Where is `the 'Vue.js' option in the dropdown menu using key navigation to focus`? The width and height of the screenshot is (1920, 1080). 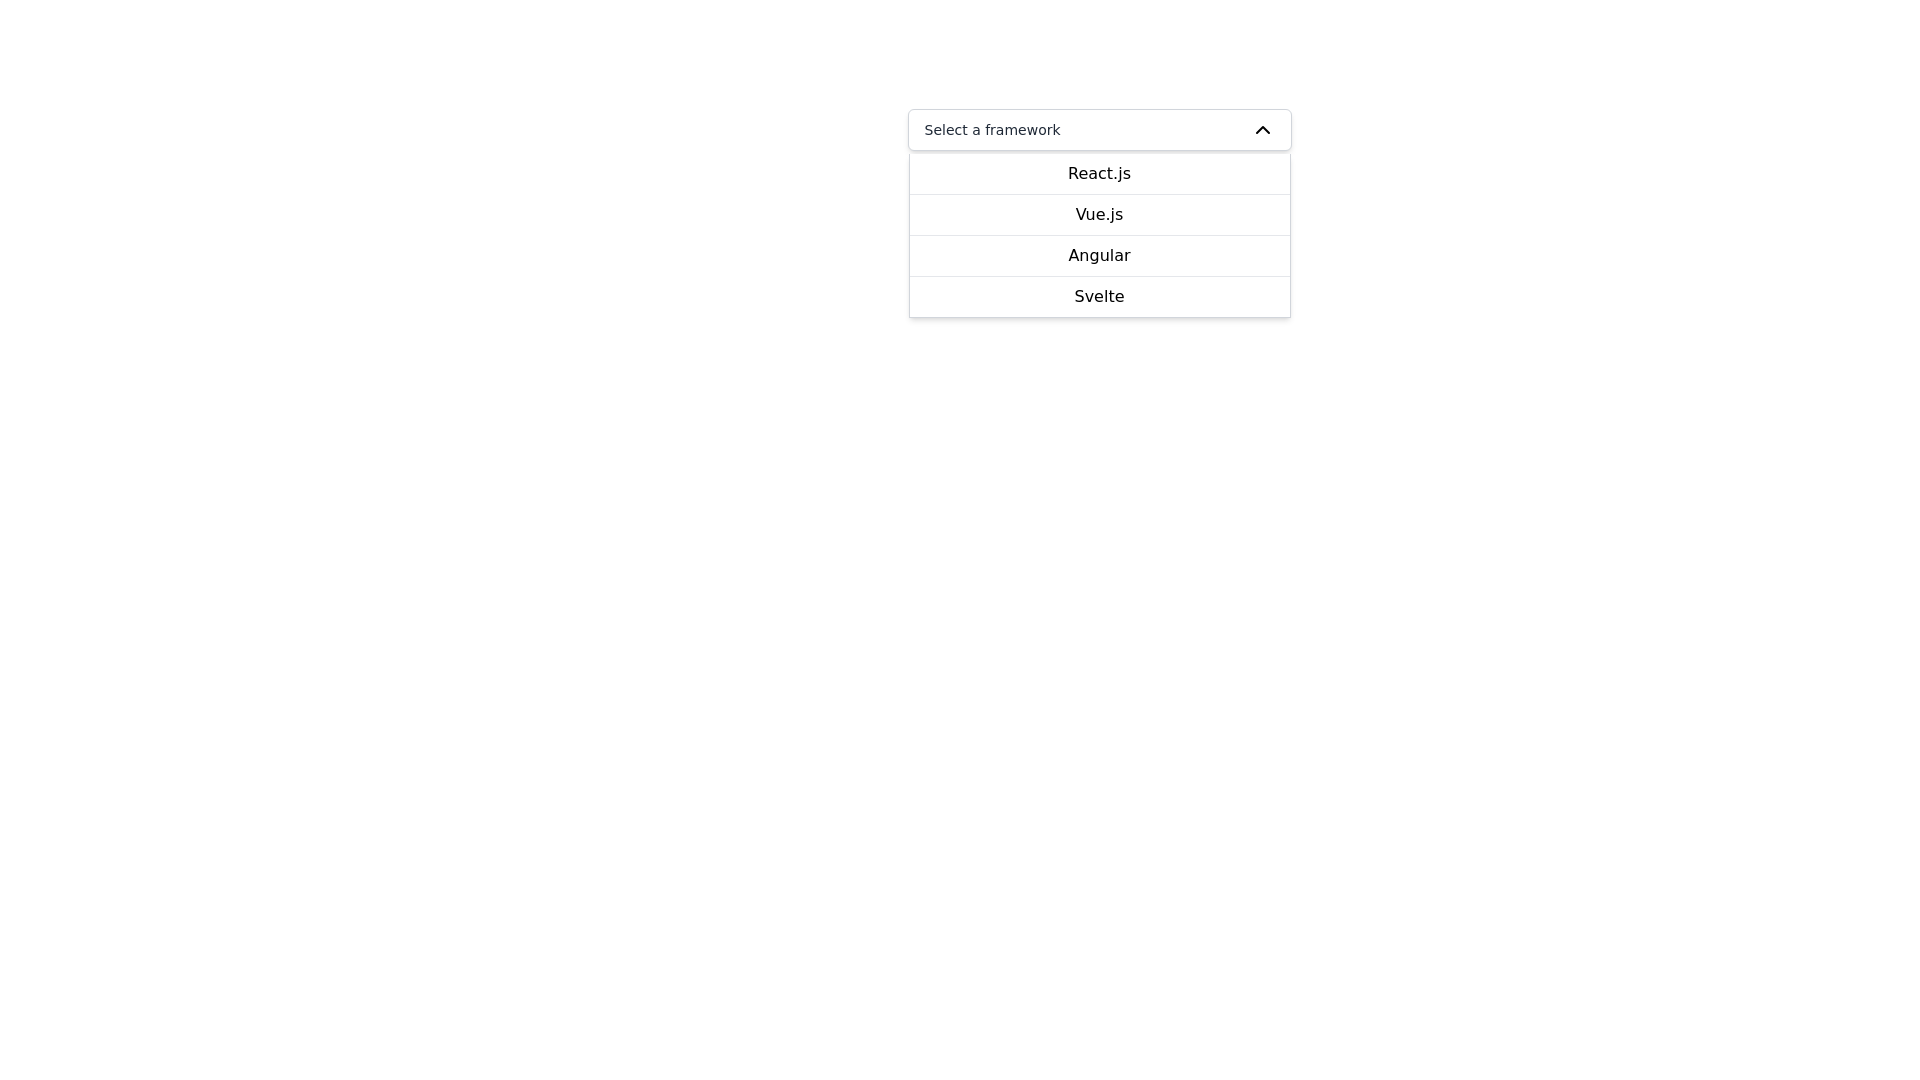
the 'Vue.js' option in the dropdown menu using key navigation to focus is located at coordinates (1098, 214).